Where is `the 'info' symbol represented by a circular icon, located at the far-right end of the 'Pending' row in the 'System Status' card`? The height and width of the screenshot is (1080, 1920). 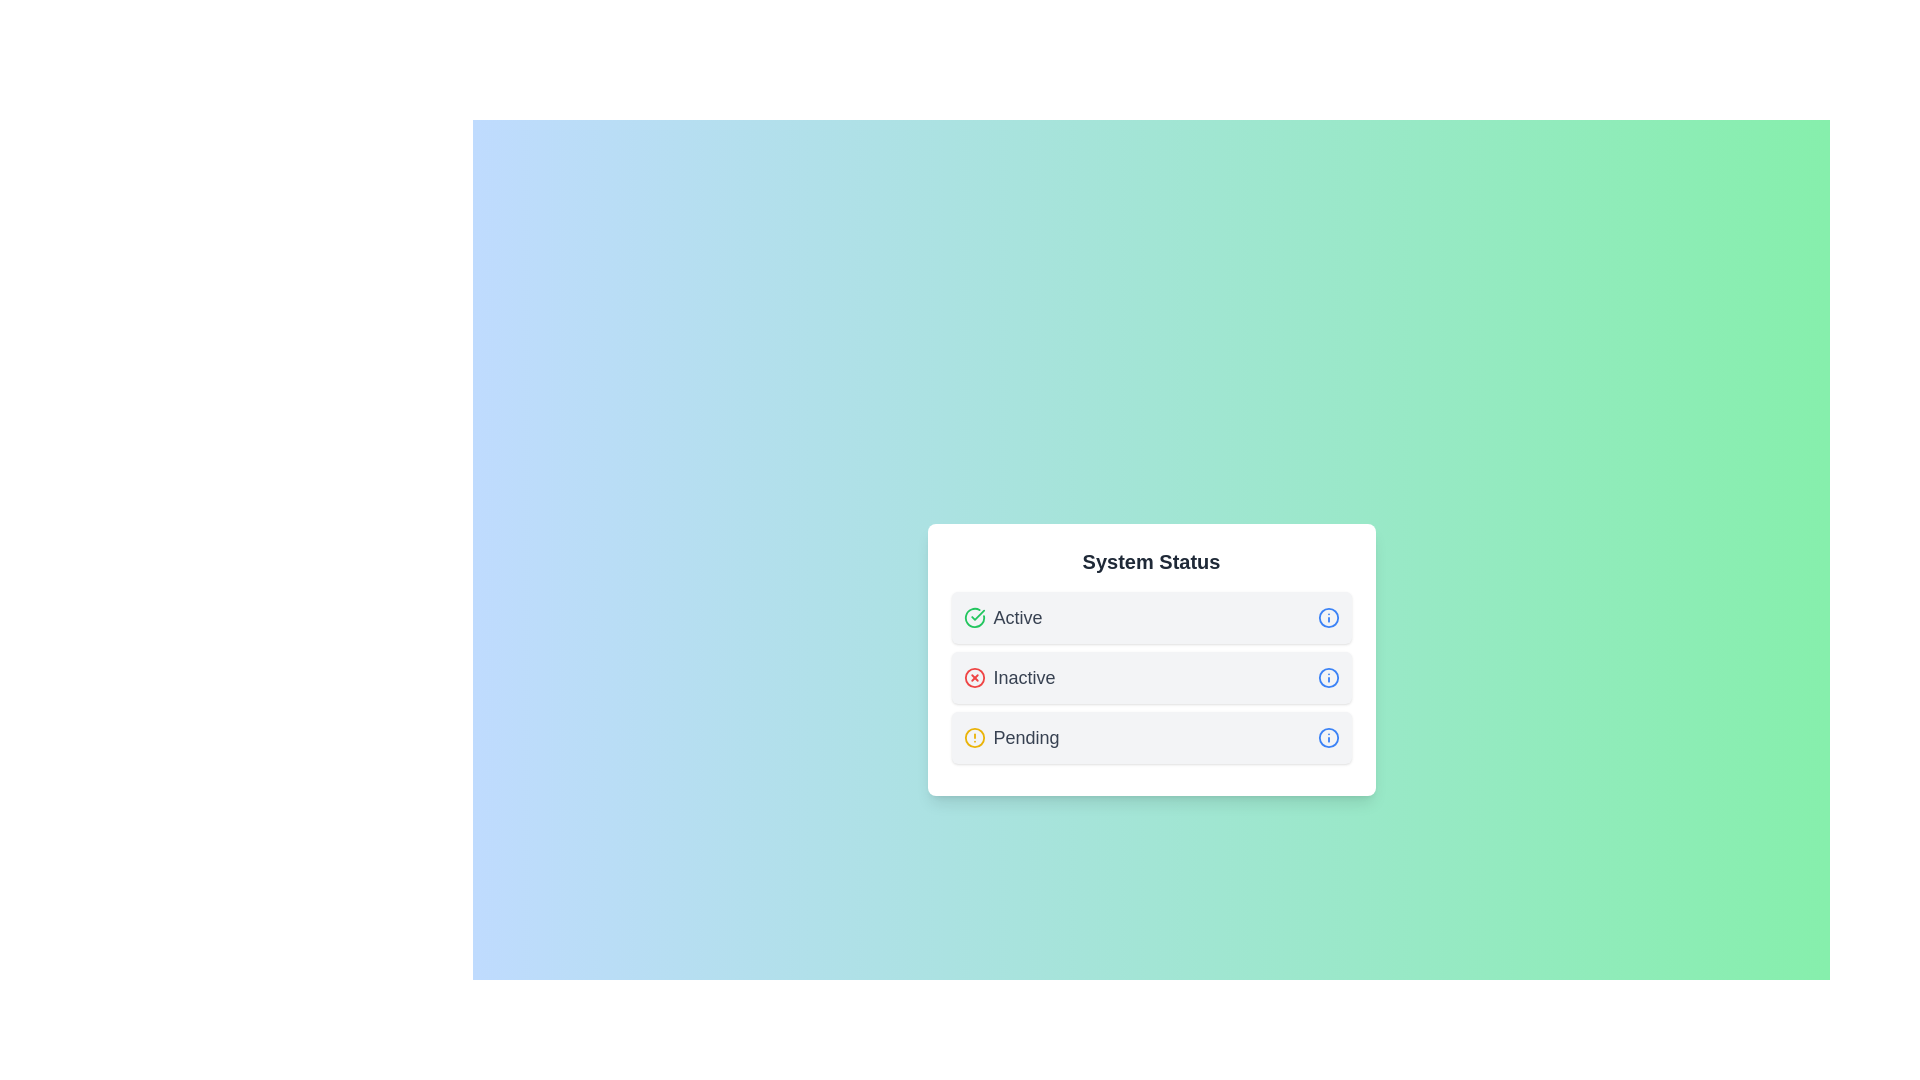 the 'info' symbol represented by a circular icon, located at the far-right end of the 'Pending' row in the 'System Status' card is located at coordinates (1328, 737).